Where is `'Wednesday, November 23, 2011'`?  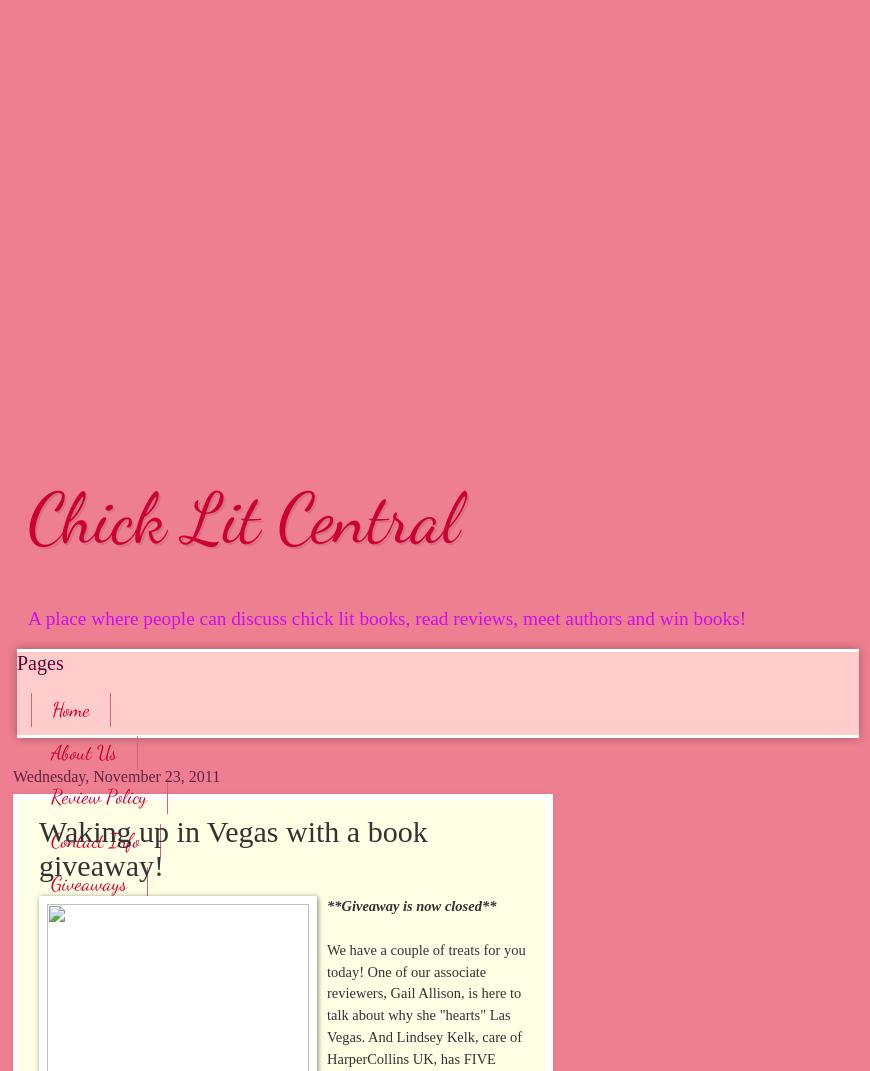 'Wednesday, November 23, 2011' is located at coordinates (115, 774).